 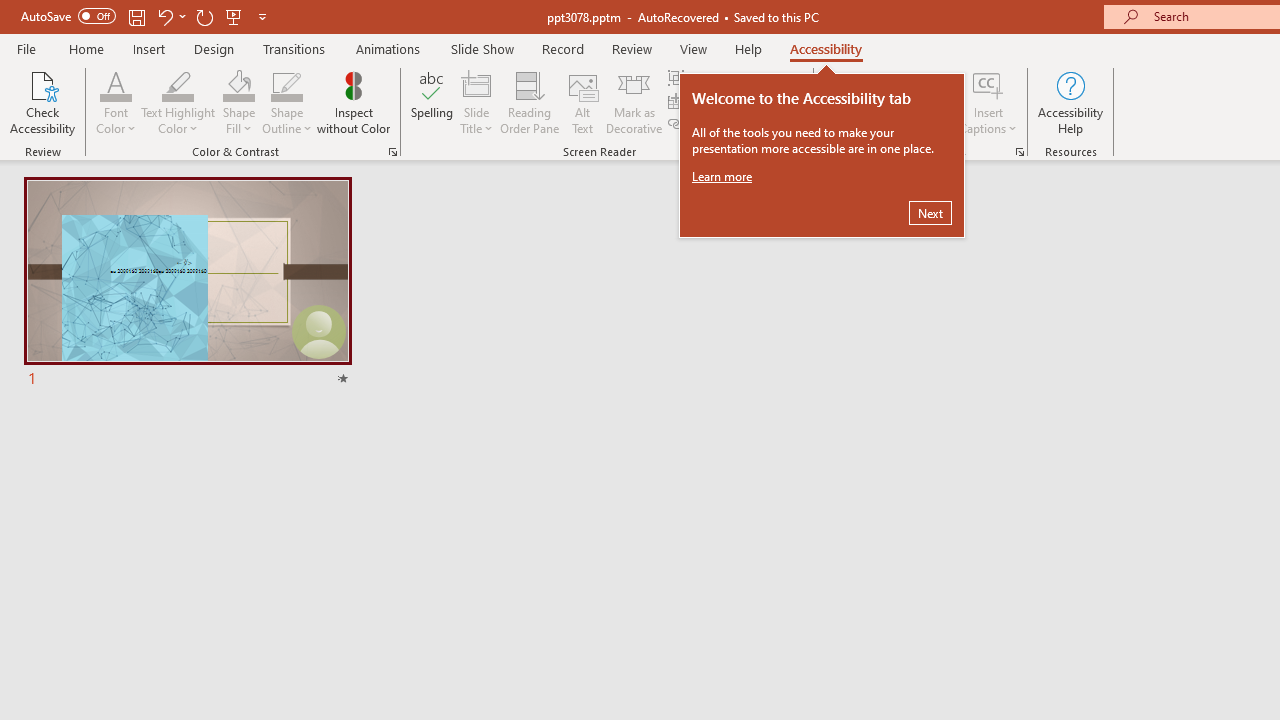 I want to click on 'Insert Captions', so click(x=988, y=84).